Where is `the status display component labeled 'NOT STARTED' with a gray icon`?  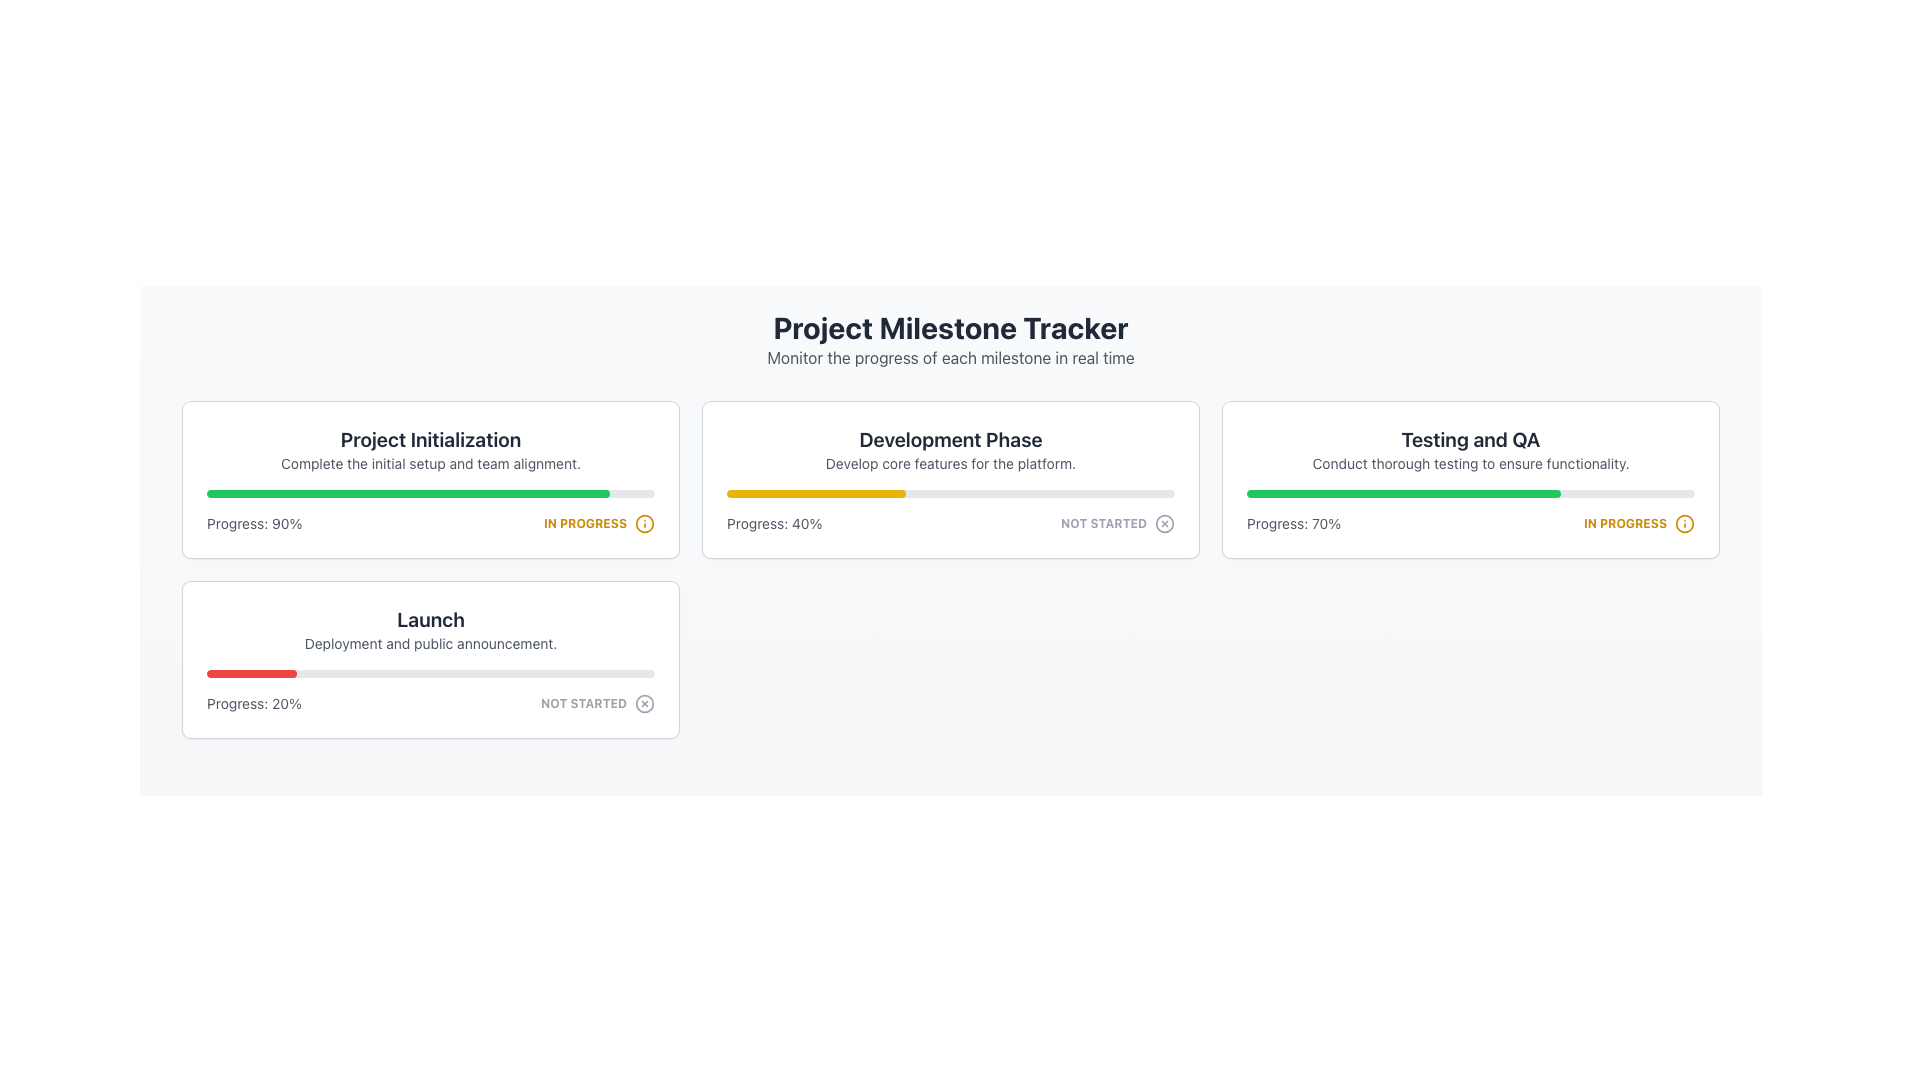 the status display component labeled 'NOT STARTED' with a gray icon is located at coordinates (597, 703).